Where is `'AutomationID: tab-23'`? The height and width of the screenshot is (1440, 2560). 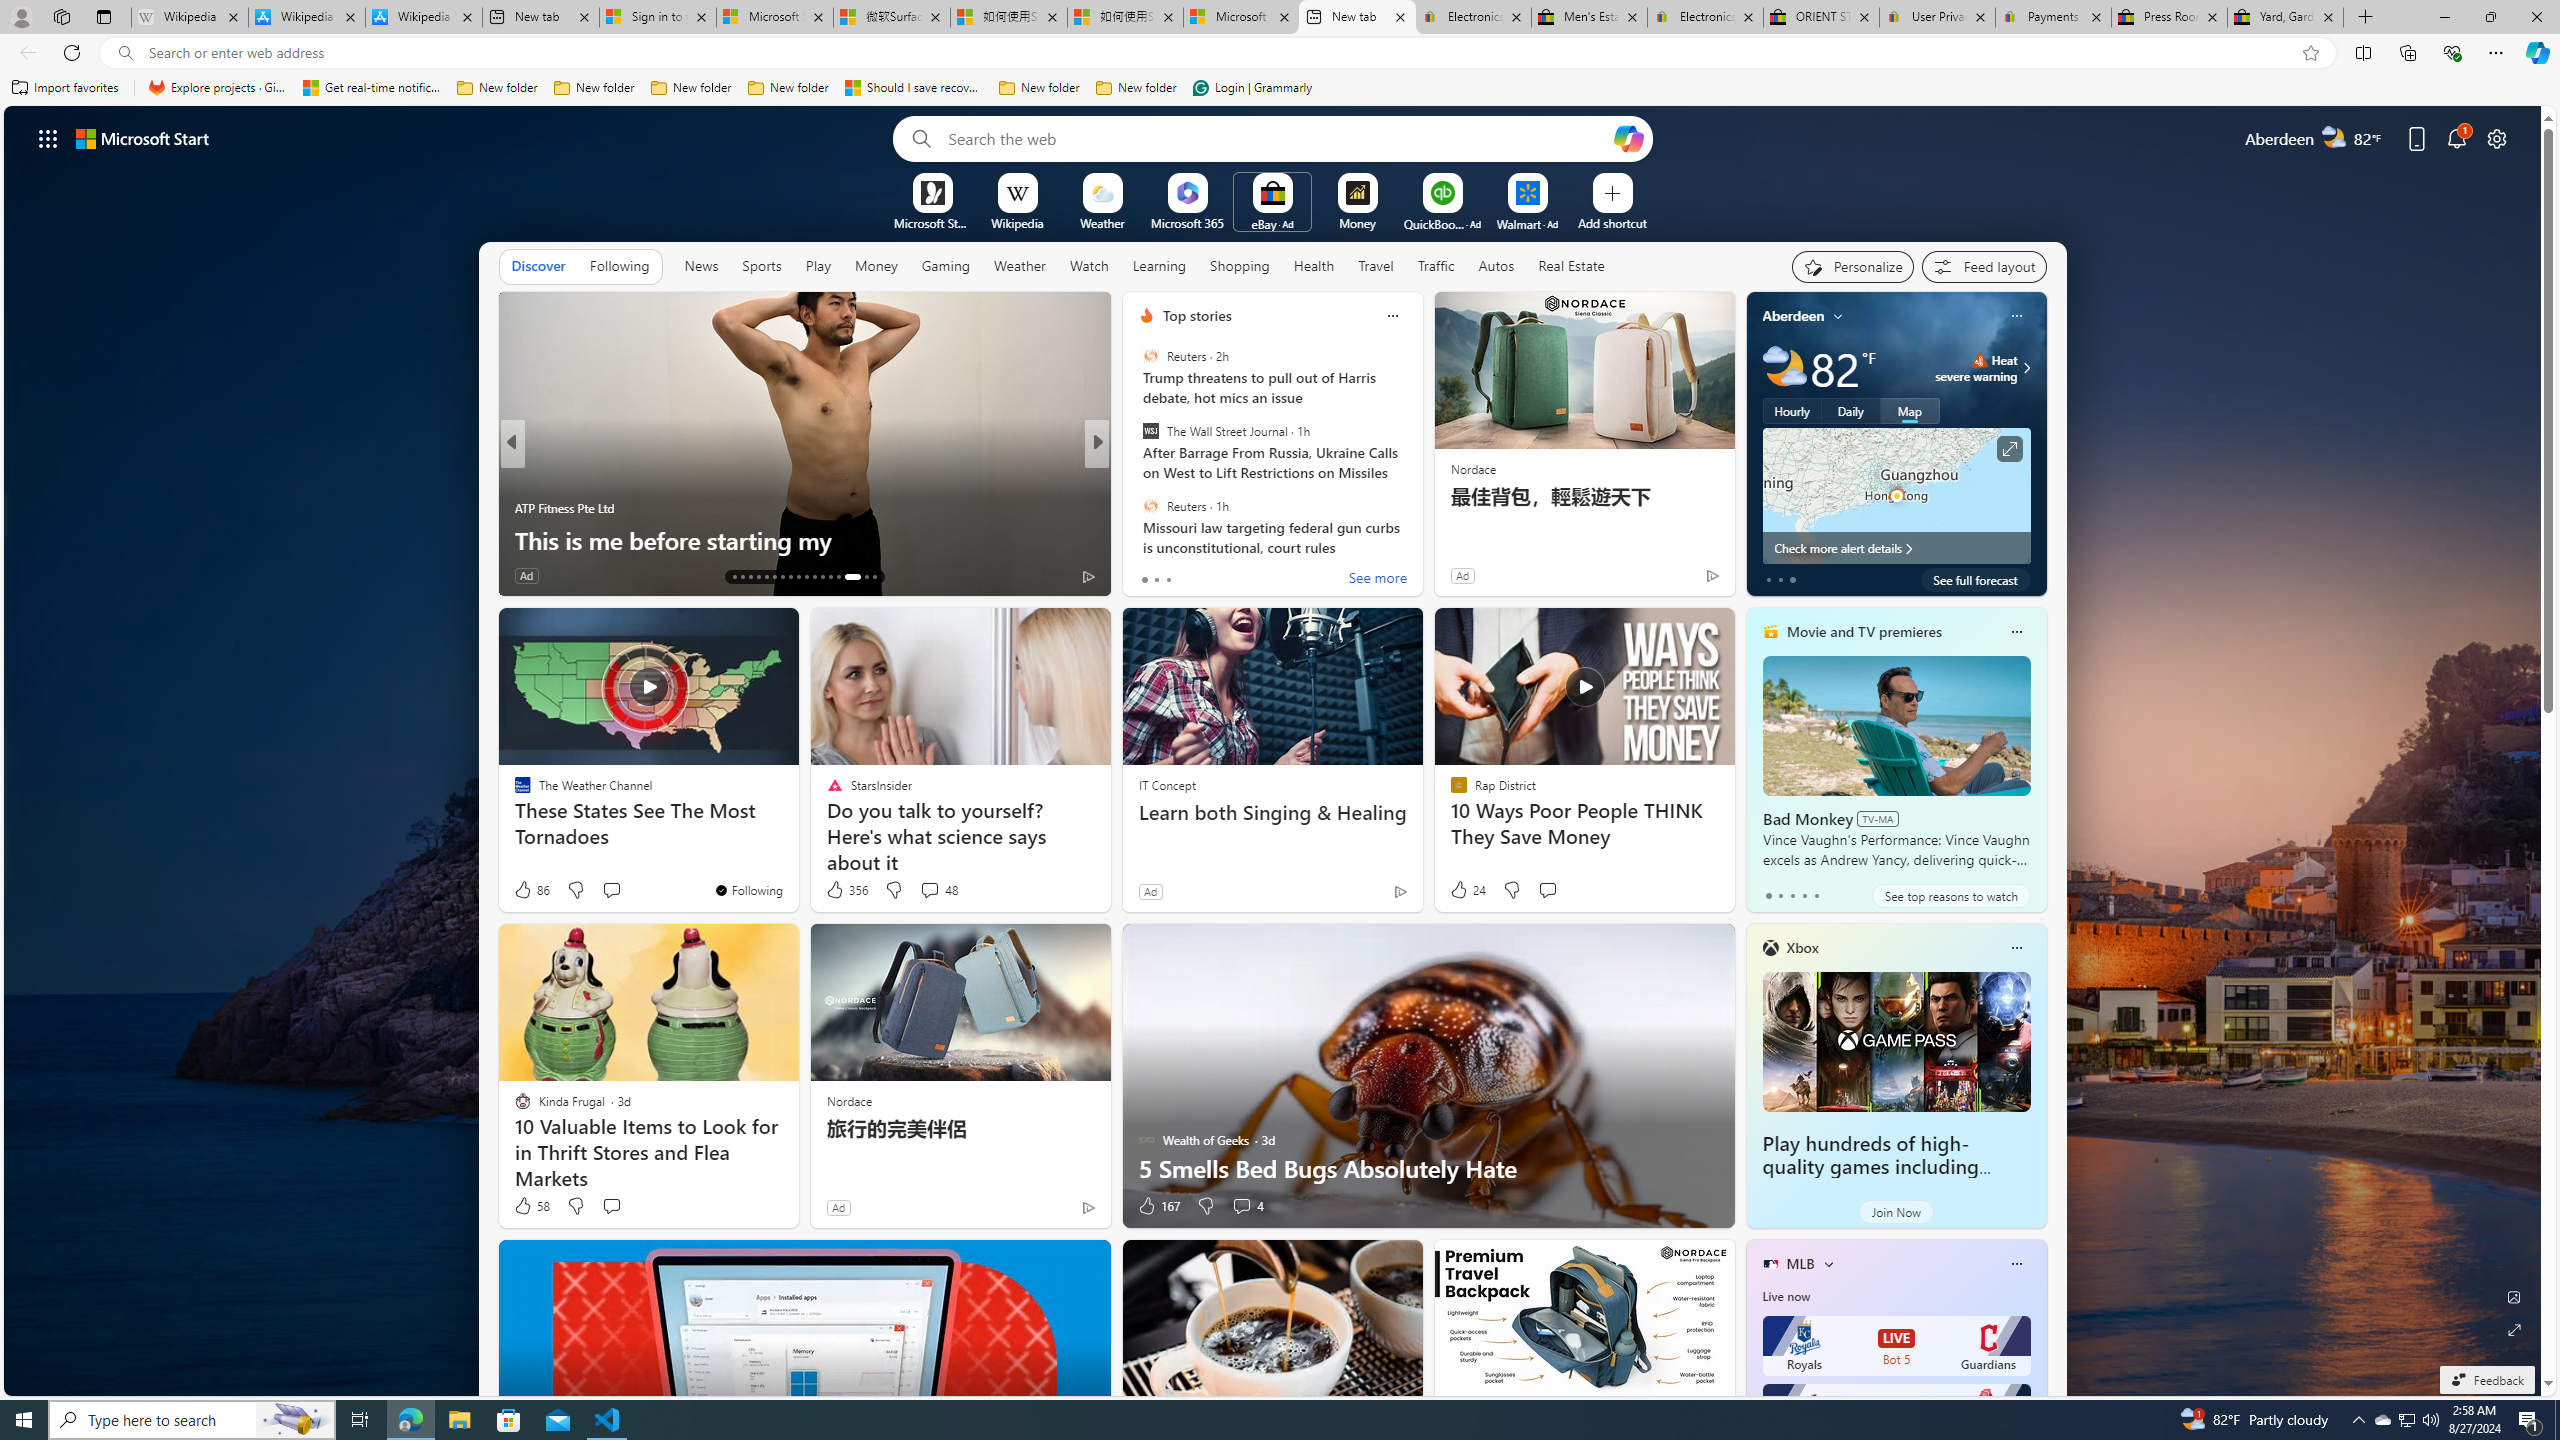
'AutomationID: tab-23' is located at coordinates (814, 577).